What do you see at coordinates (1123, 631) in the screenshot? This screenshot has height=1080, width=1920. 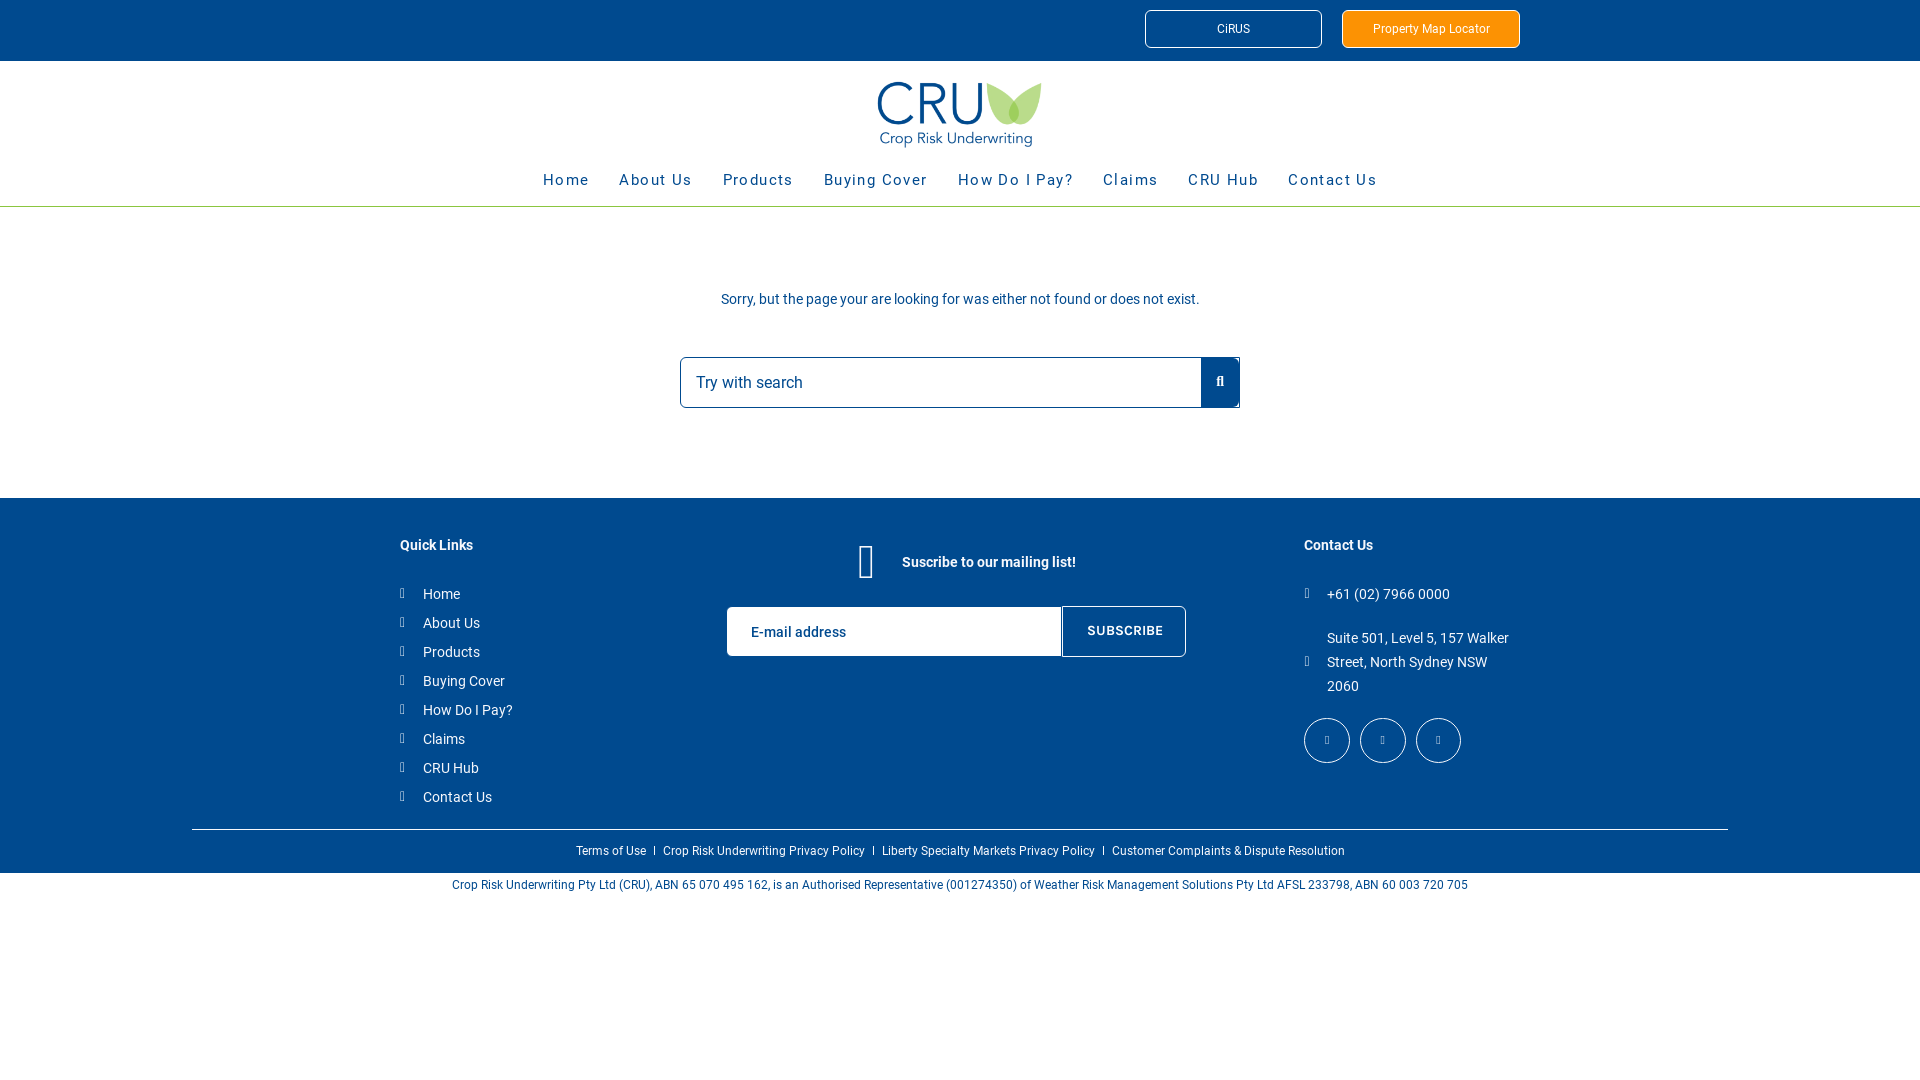 I see `'SUBSCRIBE'` at bounding box center [1123, 631].